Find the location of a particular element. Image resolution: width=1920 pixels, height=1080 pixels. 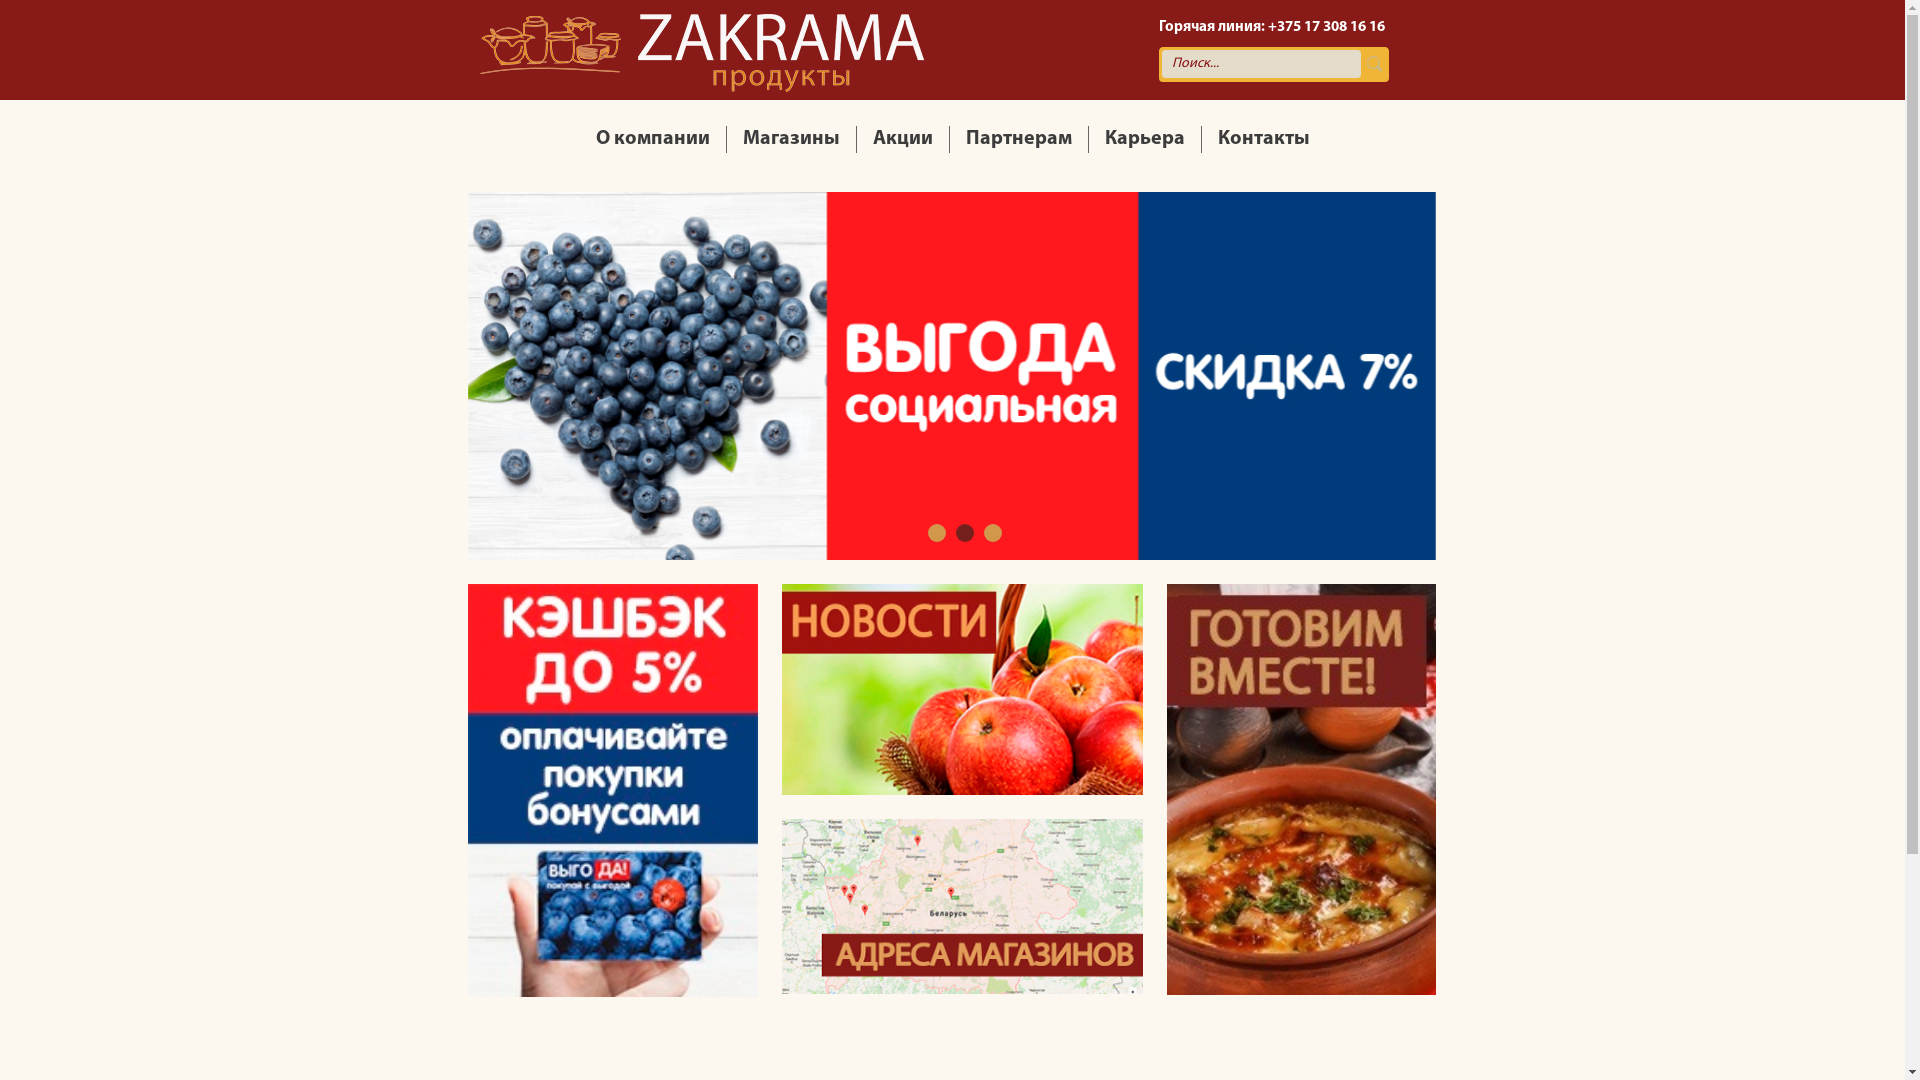

'Zakrama' is located at coordinates (701, 49).